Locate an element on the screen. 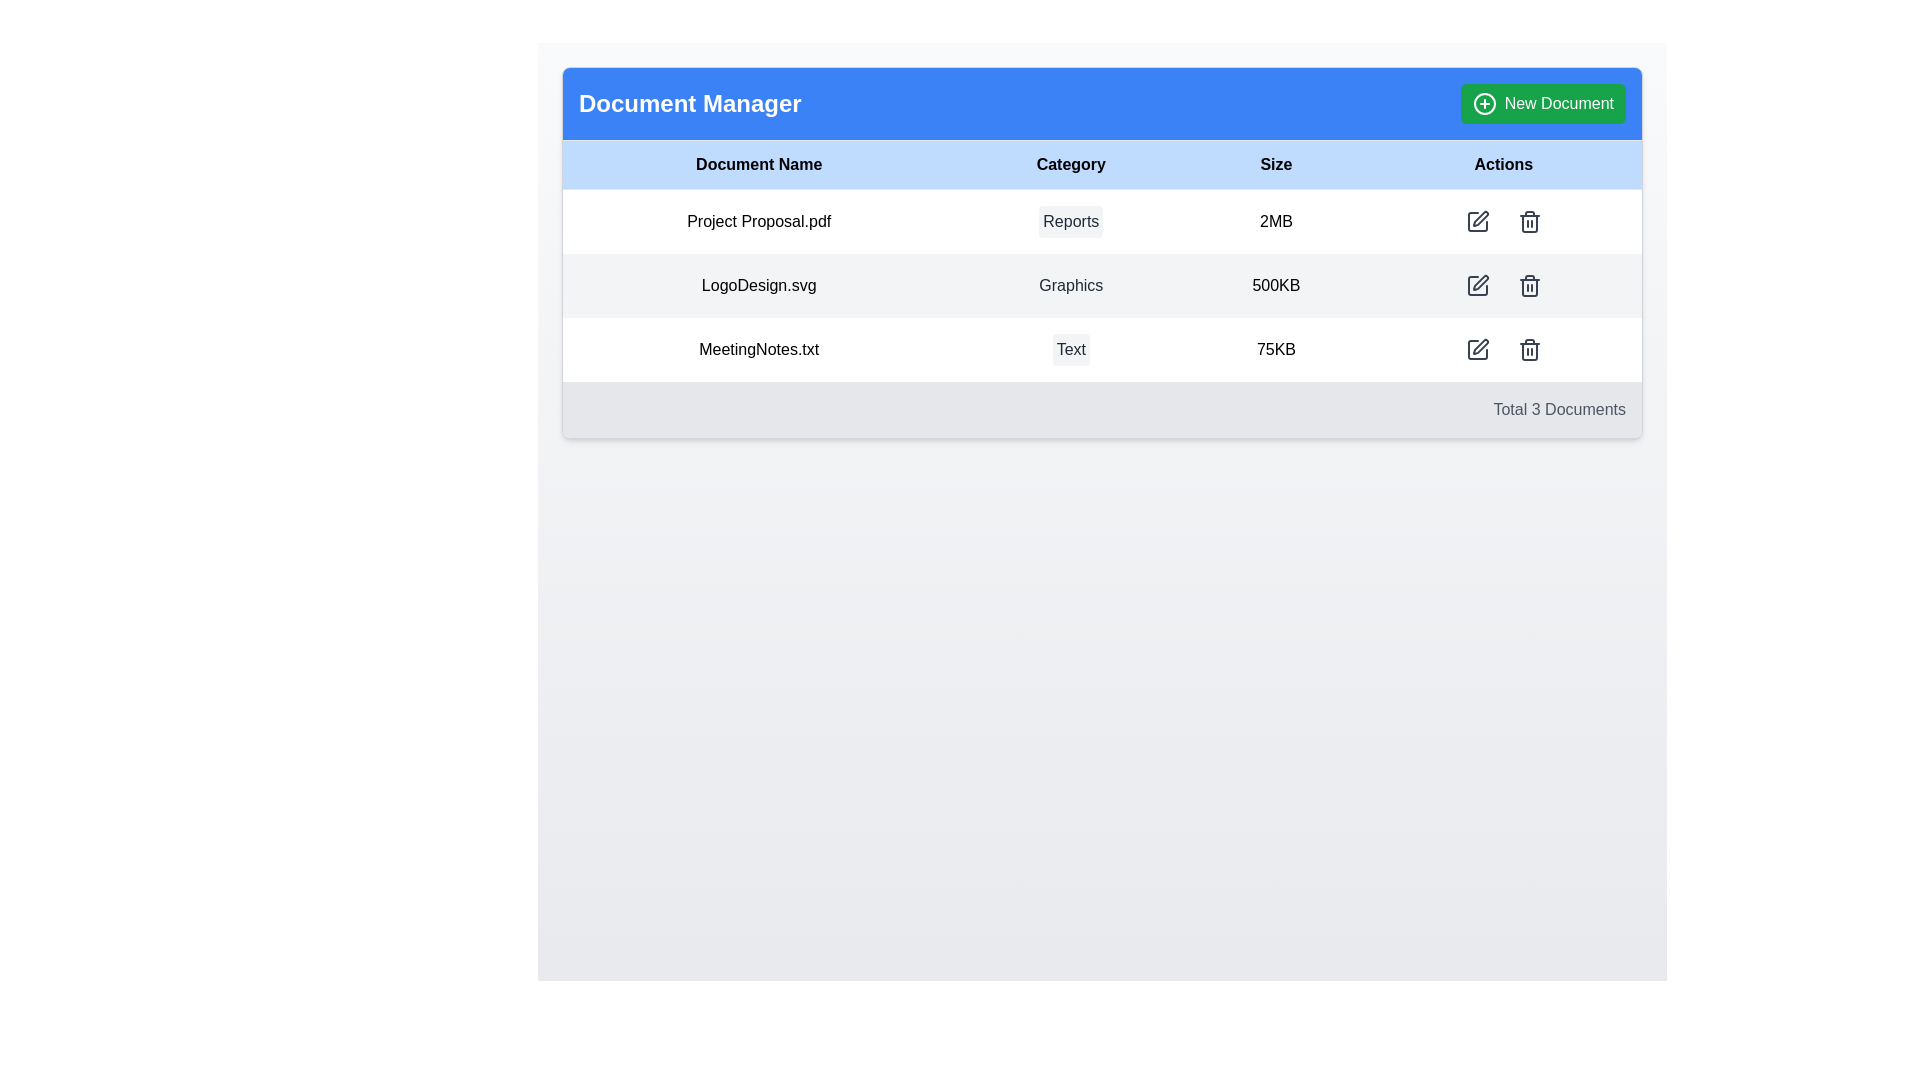  the 'Document Manager' header which is a prominent, bold text in a blue banner at the top of the interface is located at coordinates (690, 104).